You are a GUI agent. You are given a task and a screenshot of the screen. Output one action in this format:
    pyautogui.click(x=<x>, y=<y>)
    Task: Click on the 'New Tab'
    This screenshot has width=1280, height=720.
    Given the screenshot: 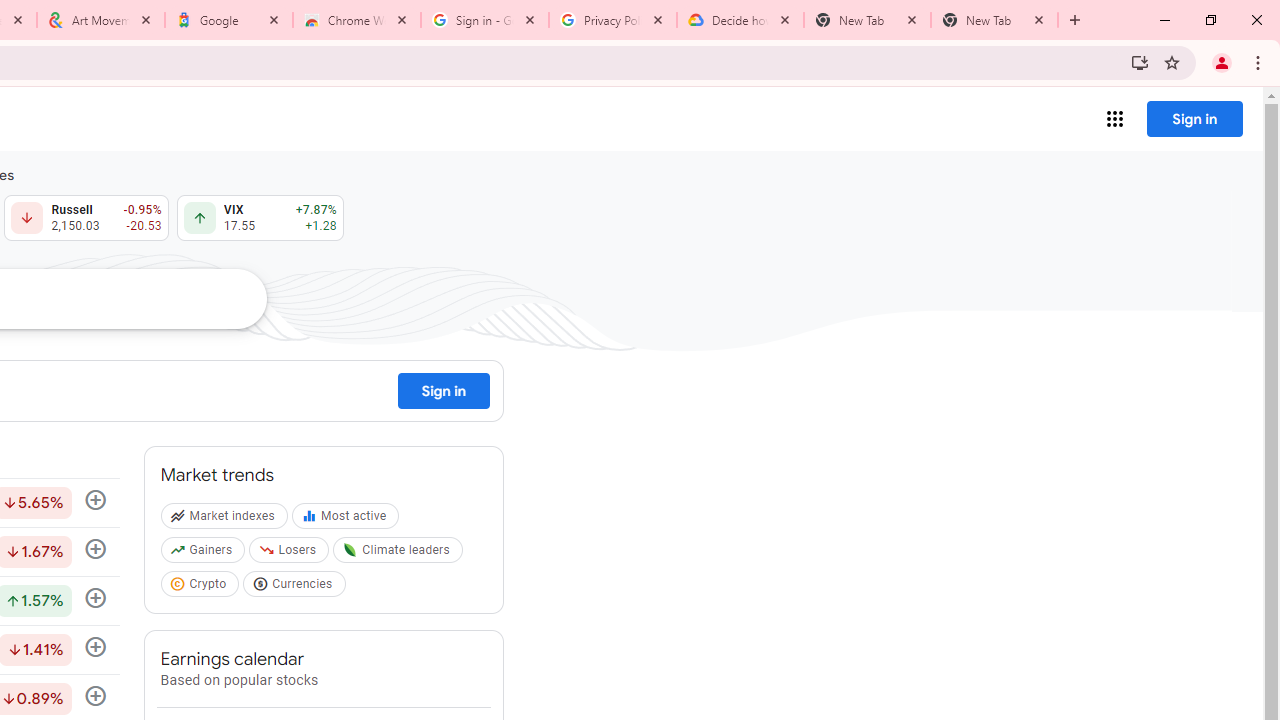 What is the action you would take?
    pyautogui.click(x=994, y=20)
    